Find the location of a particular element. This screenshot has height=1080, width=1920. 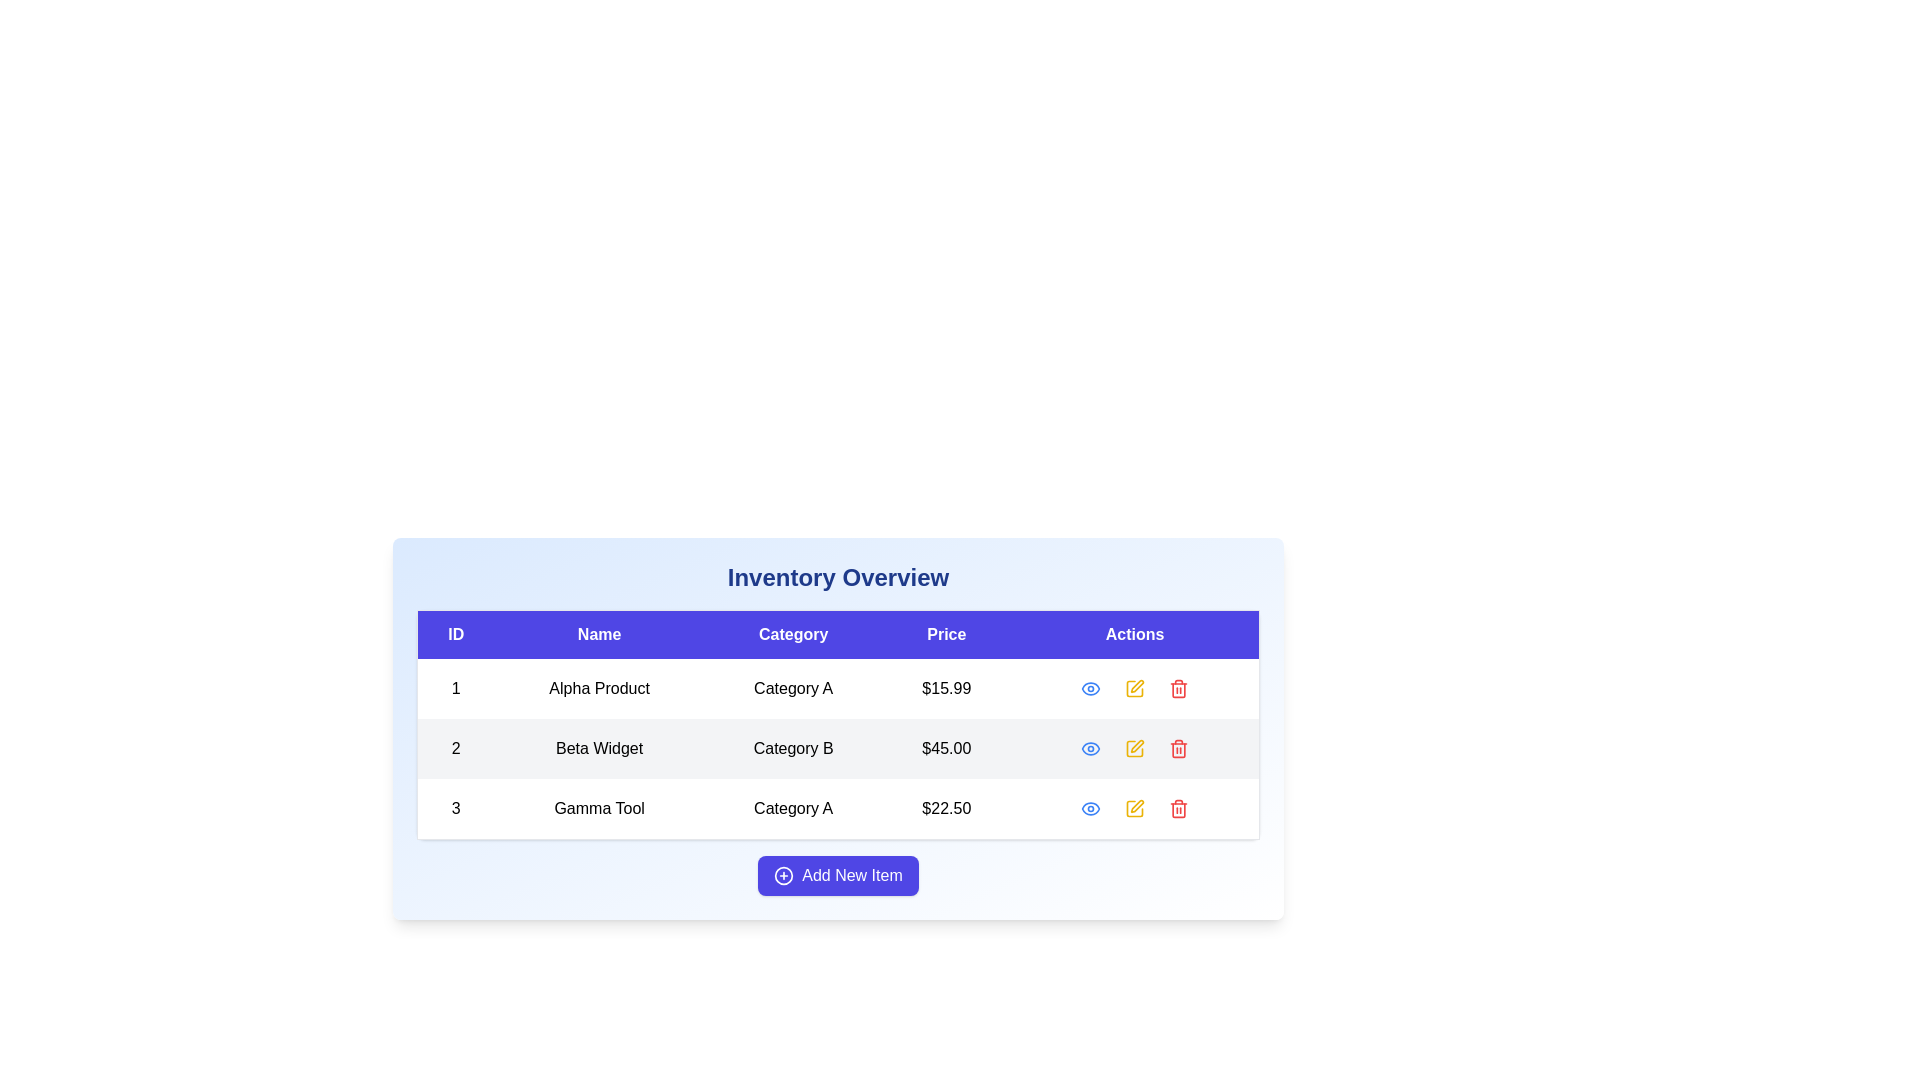

the eye icon with a blue outline in the Actions column of the Beta Widget row is located at coordinates (1089, 688).